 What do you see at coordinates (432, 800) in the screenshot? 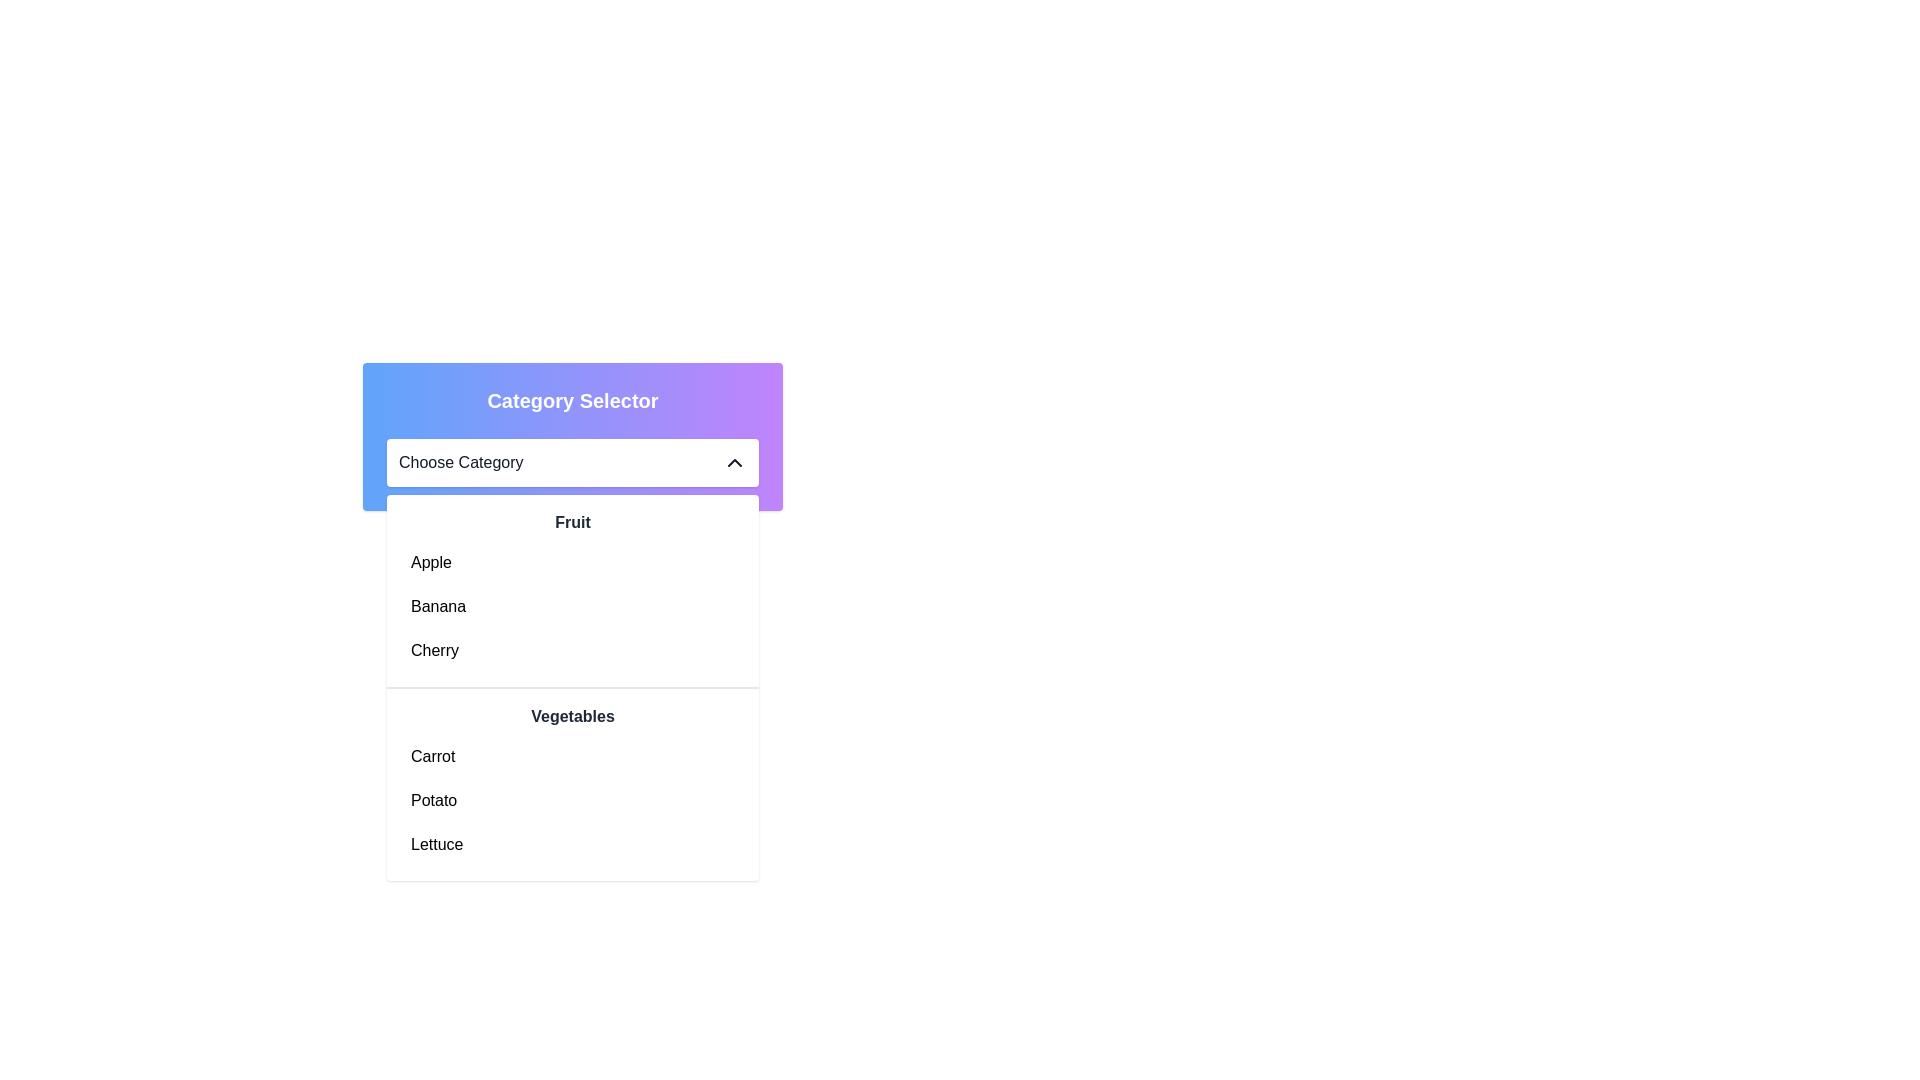
I see `the text label displaying 'Potato' in black text within the dropdown menu under the 'Vegetables' section` at bounding box center [432, 800].